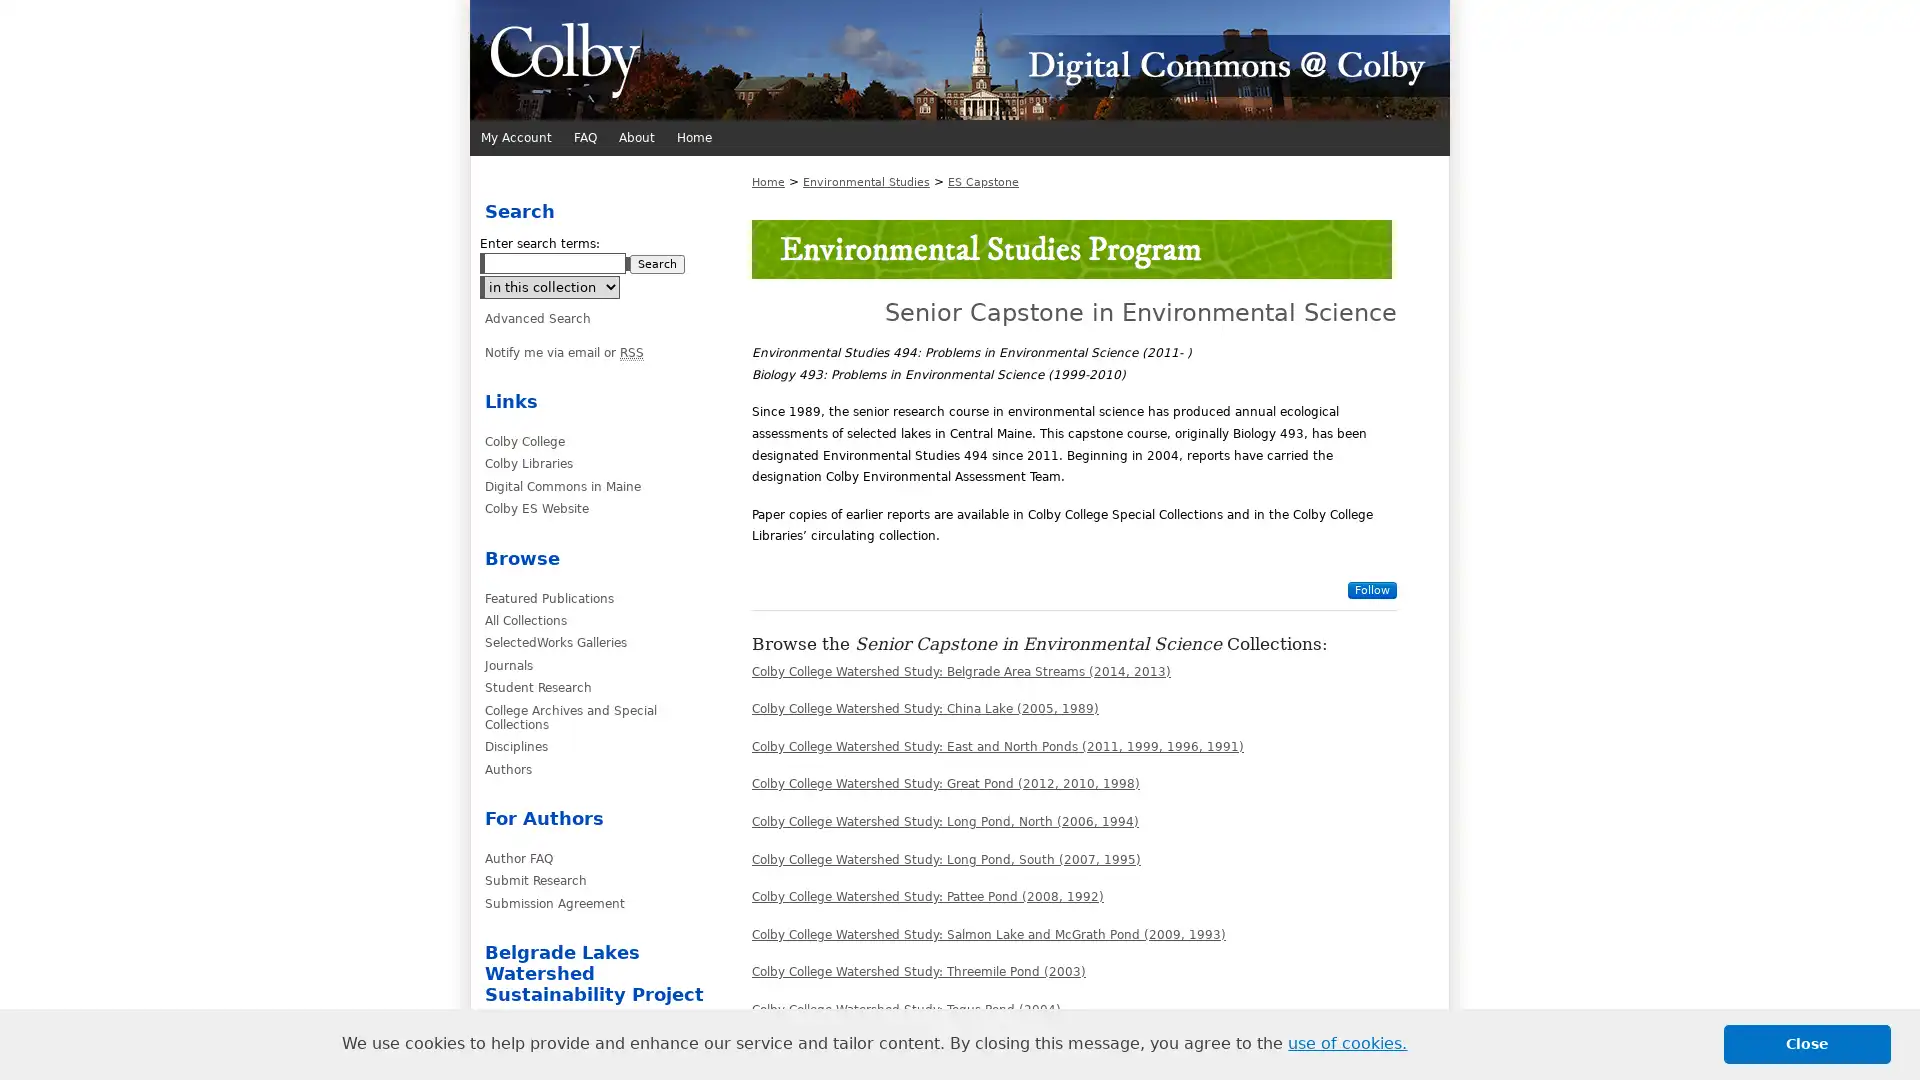  What do you see at coordinates (657, 263) in the screenshot?
I see `Search` at bounding box center [657, 263].